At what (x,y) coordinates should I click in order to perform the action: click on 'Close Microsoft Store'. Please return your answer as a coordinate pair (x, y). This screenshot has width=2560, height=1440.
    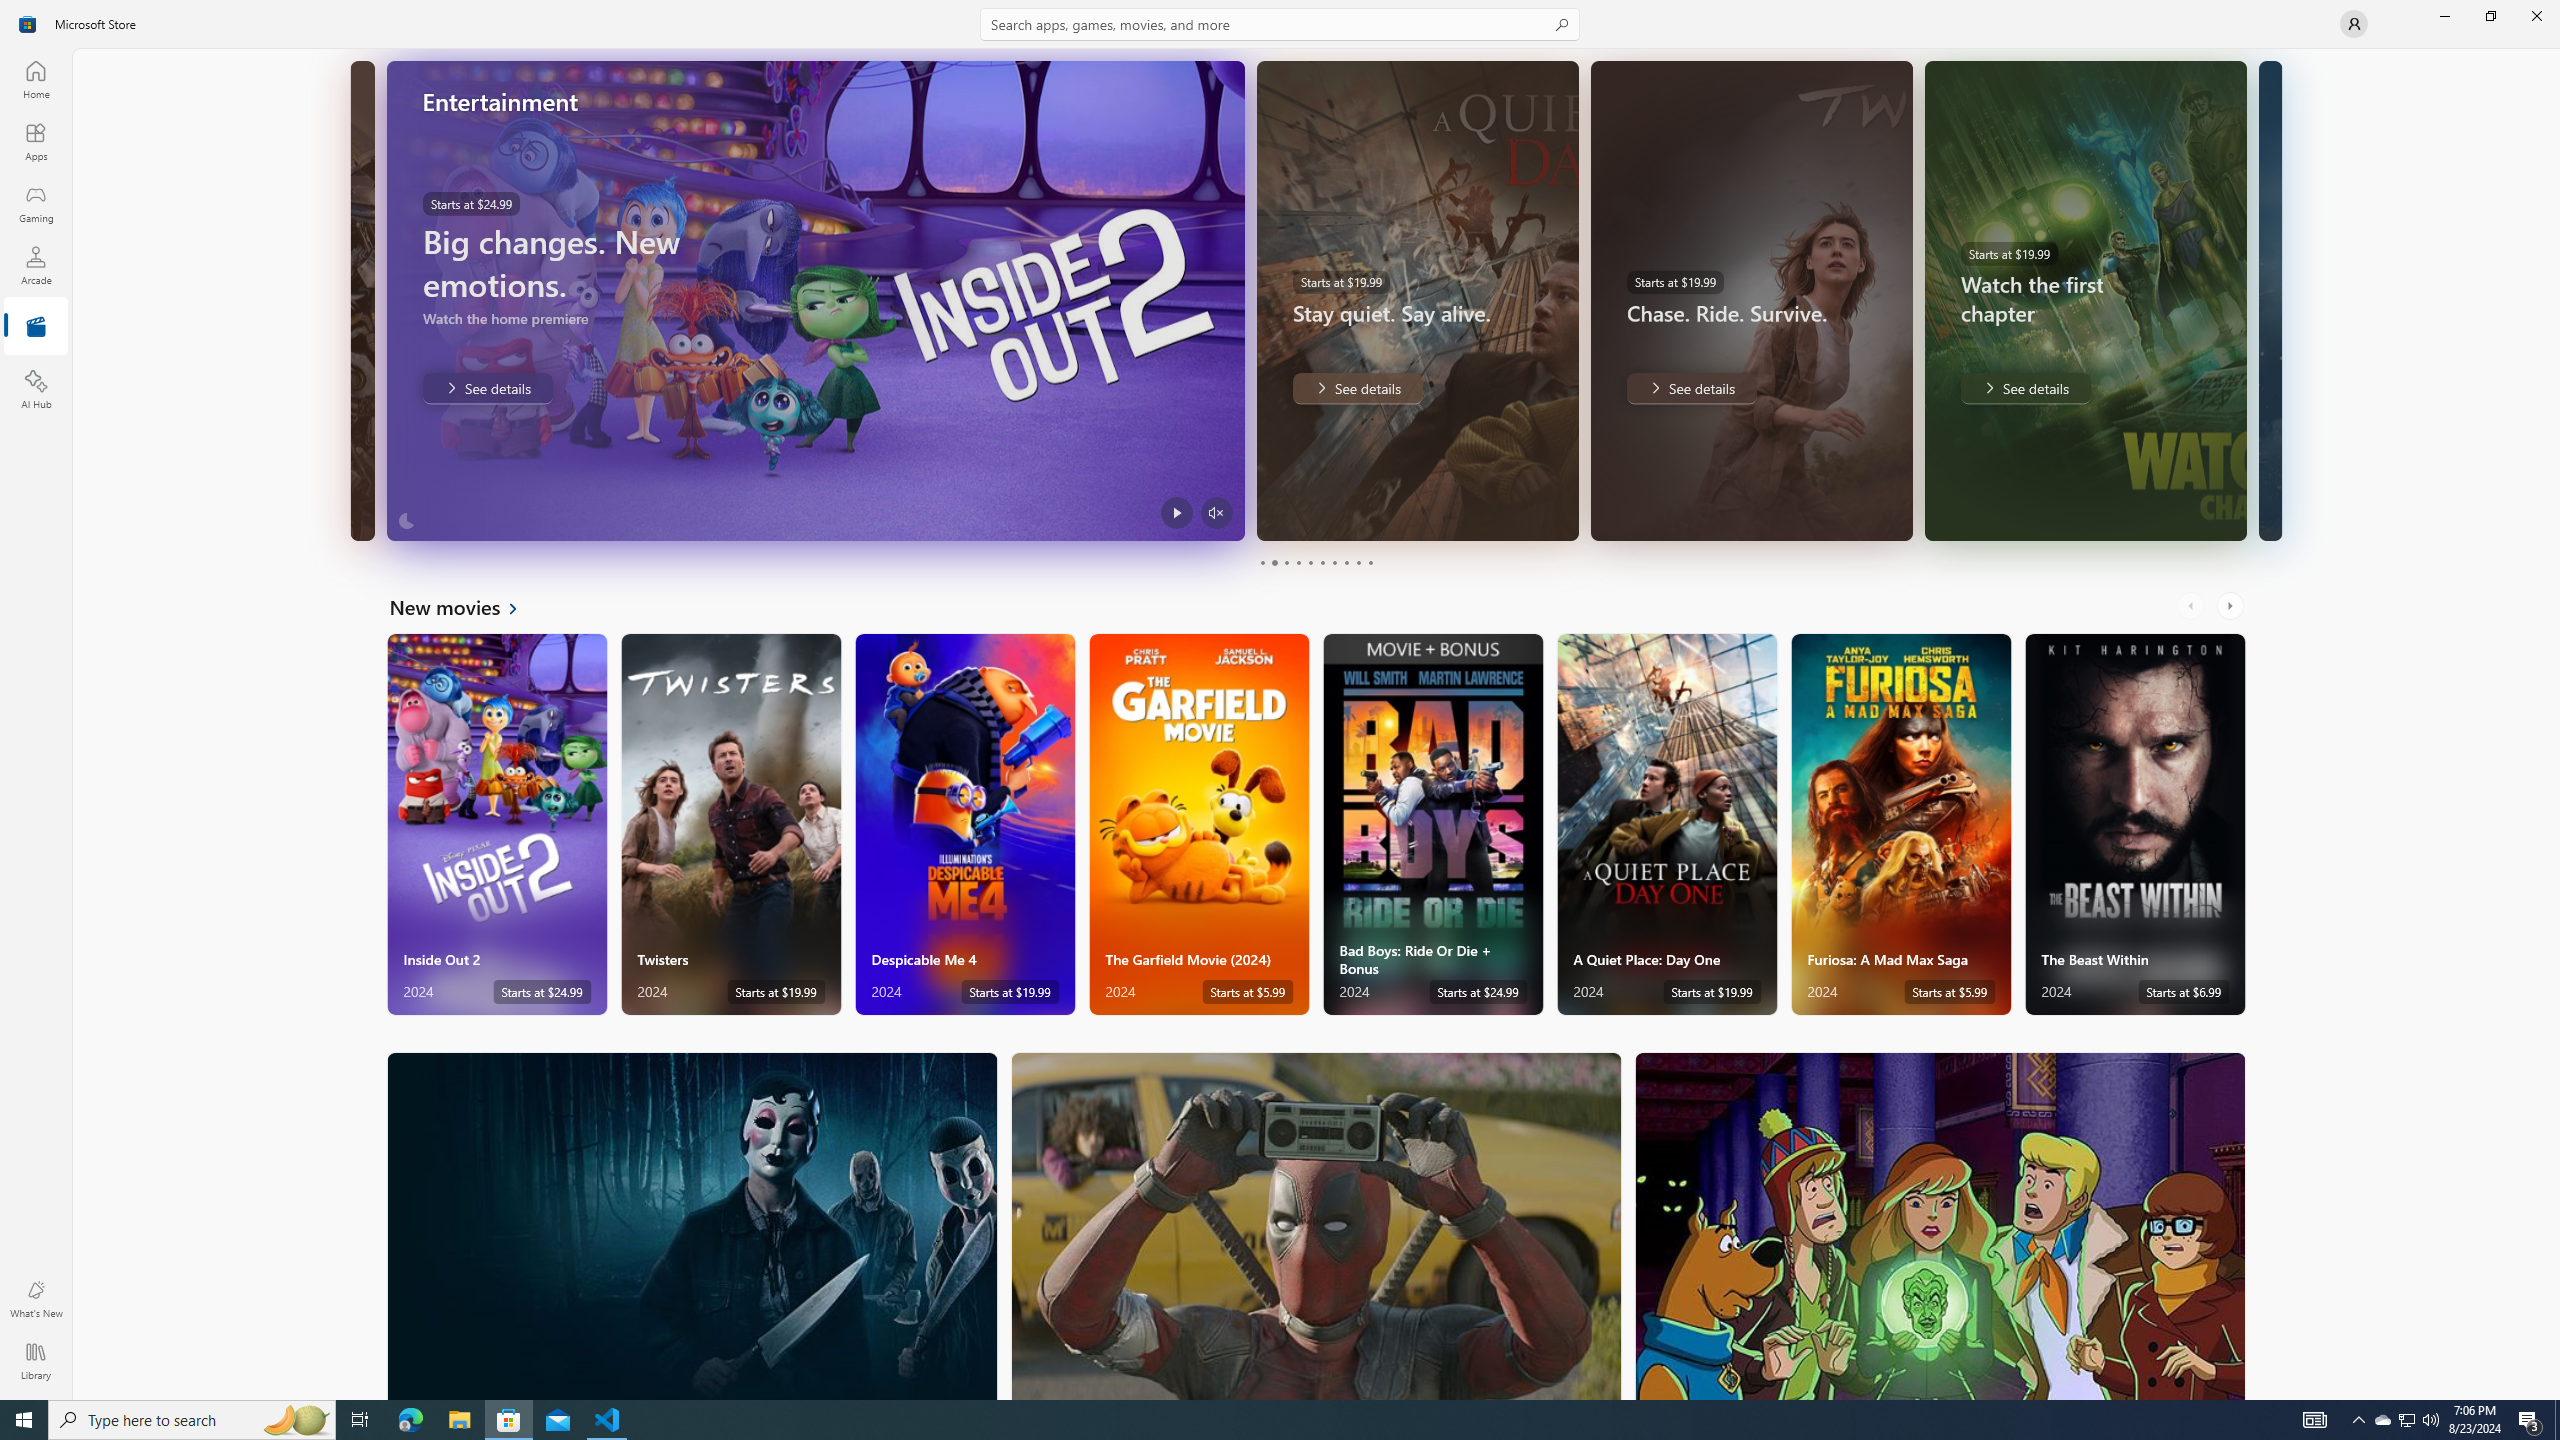
    Looking at the image, I should click on (2535, 15).